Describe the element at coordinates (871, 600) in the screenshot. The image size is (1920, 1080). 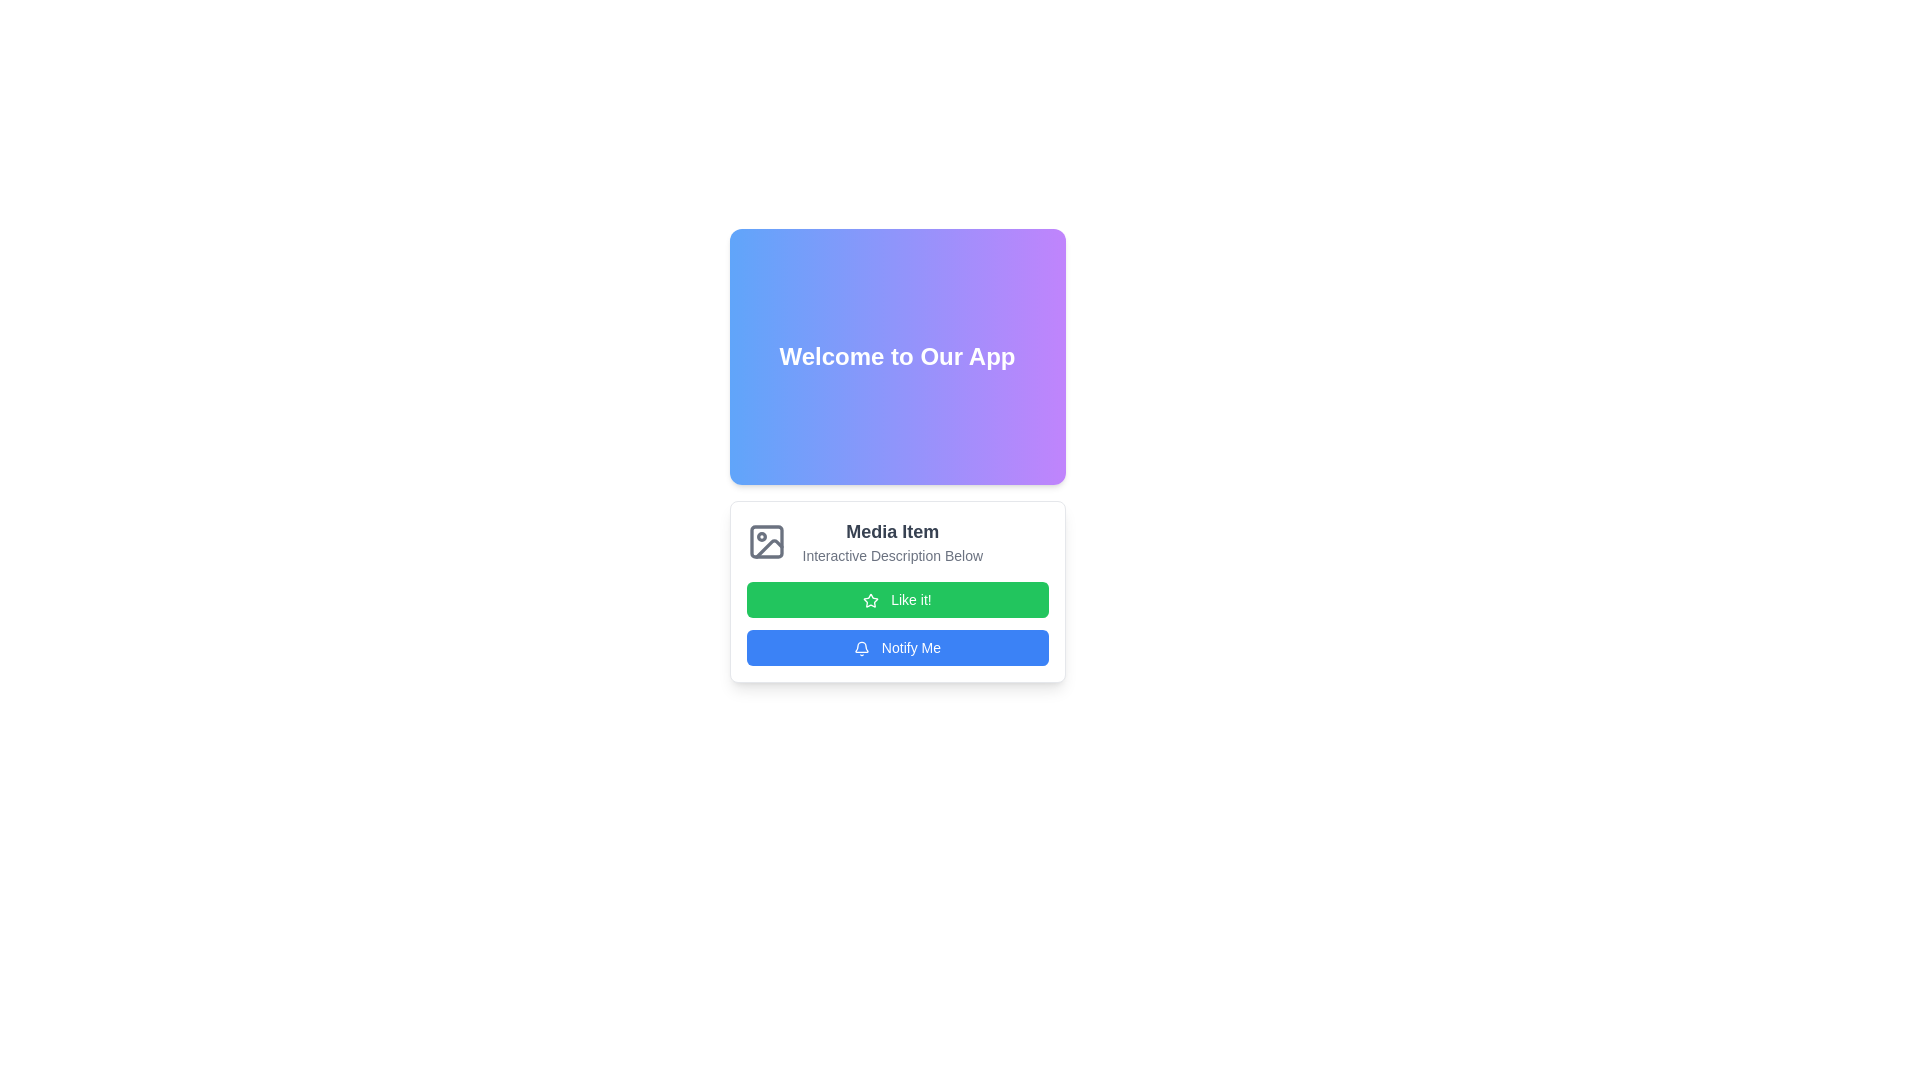
I see `the star icon located near the top right corner of the 'Like it!' green button to indicate a selection or favorite status` at that location.